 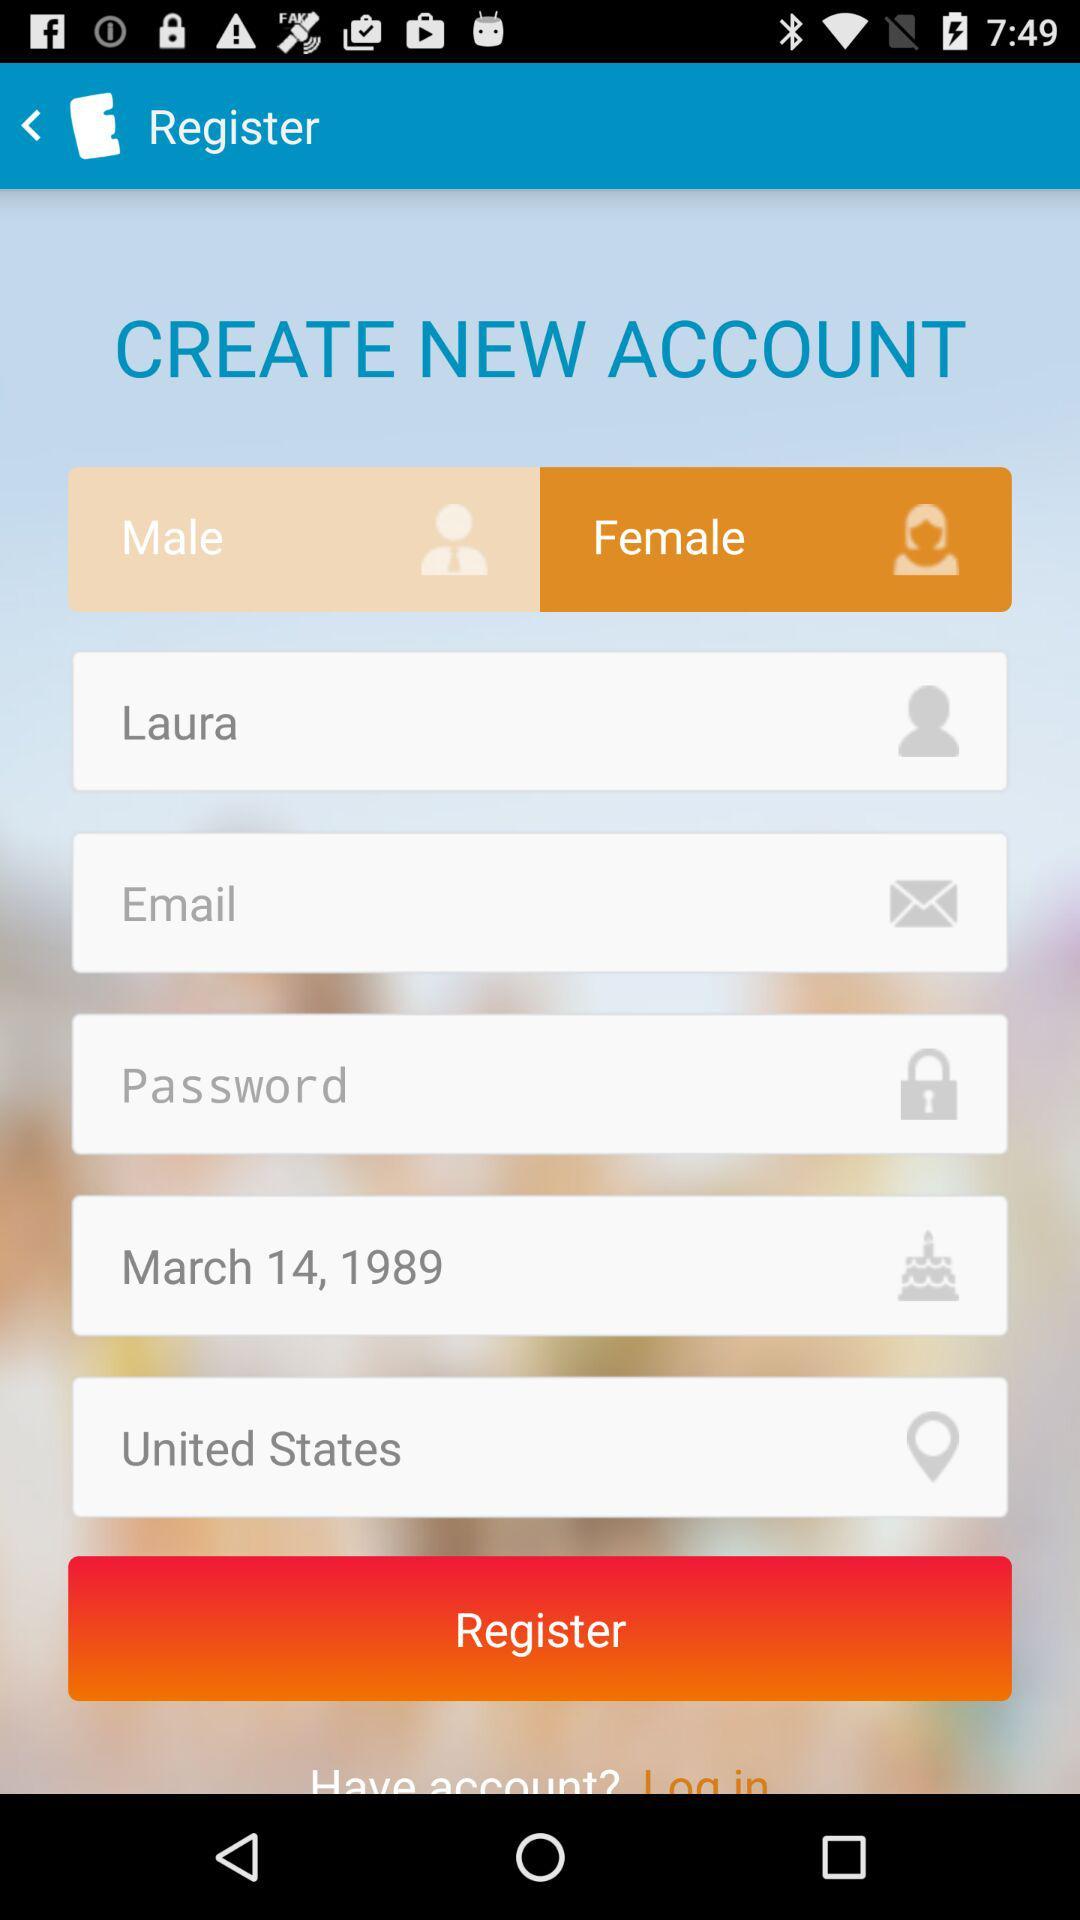 What do you see at coordinates (540, 1746) in the screenshot?
I see `the text have account log in which is below register` at bounding box center [540, 1746].